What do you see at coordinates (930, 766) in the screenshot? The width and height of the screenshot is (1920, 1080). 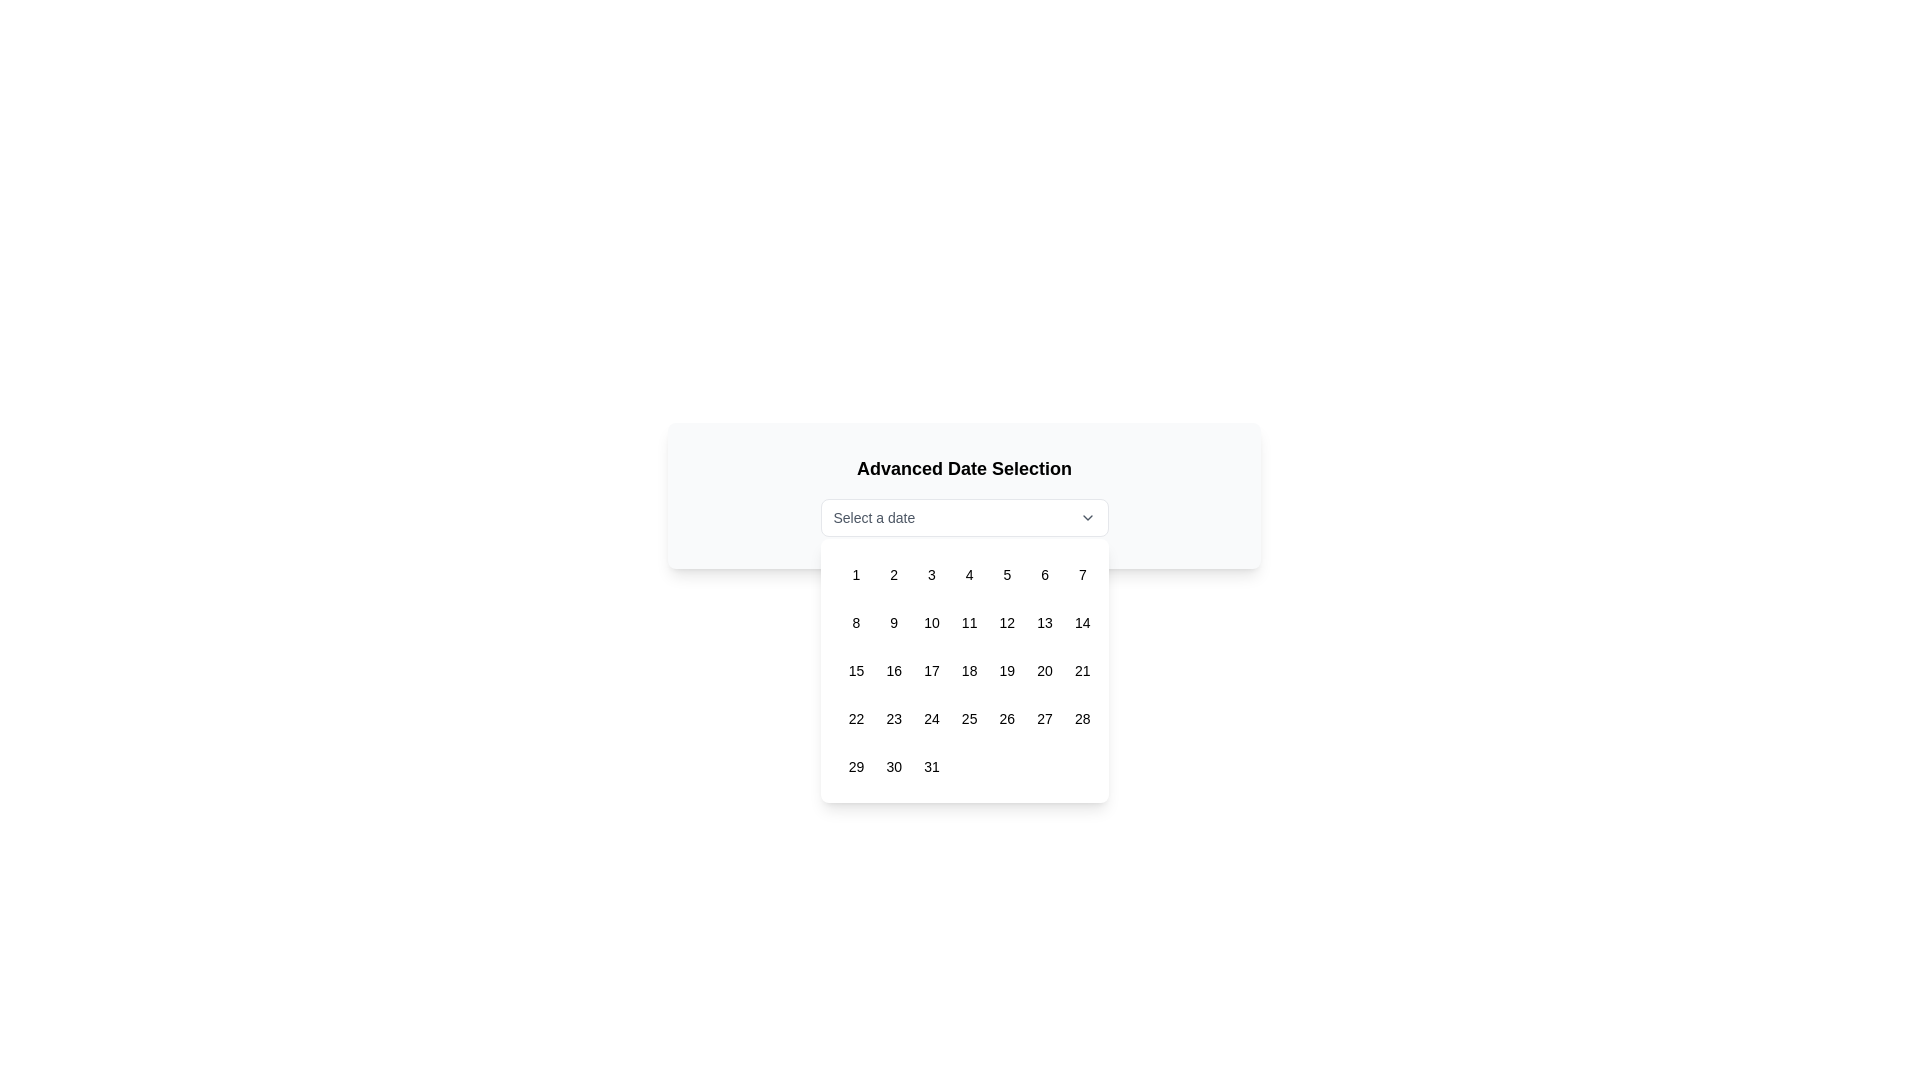 I see `the day '31' button in the calendar view` at bounding box center [930, 766].